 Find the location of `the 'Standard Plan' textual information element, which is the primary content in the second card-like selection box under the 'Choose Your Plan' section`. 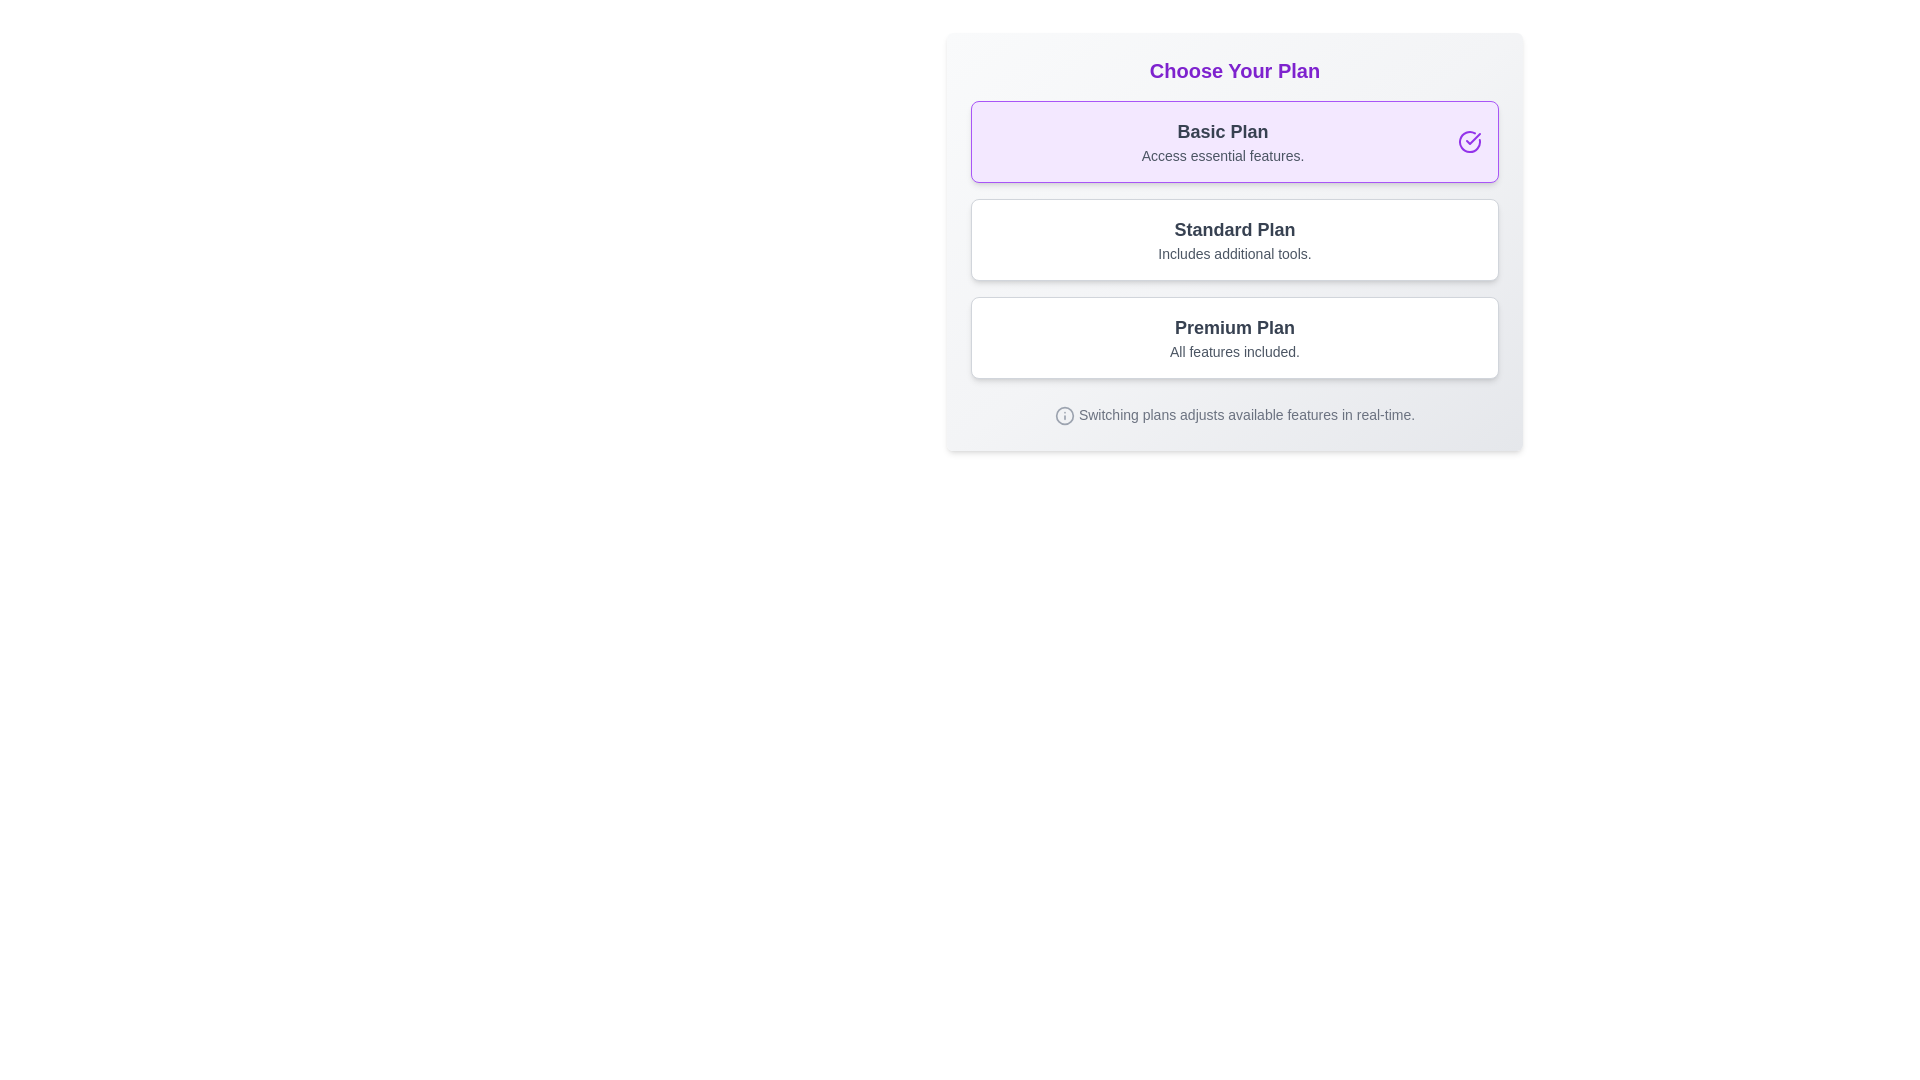

the 'Standard Plan' textual information element, which is the primary content in the second card-like selection box under the 'Choose Your Plan' section is located at coordinates (1233, 238).